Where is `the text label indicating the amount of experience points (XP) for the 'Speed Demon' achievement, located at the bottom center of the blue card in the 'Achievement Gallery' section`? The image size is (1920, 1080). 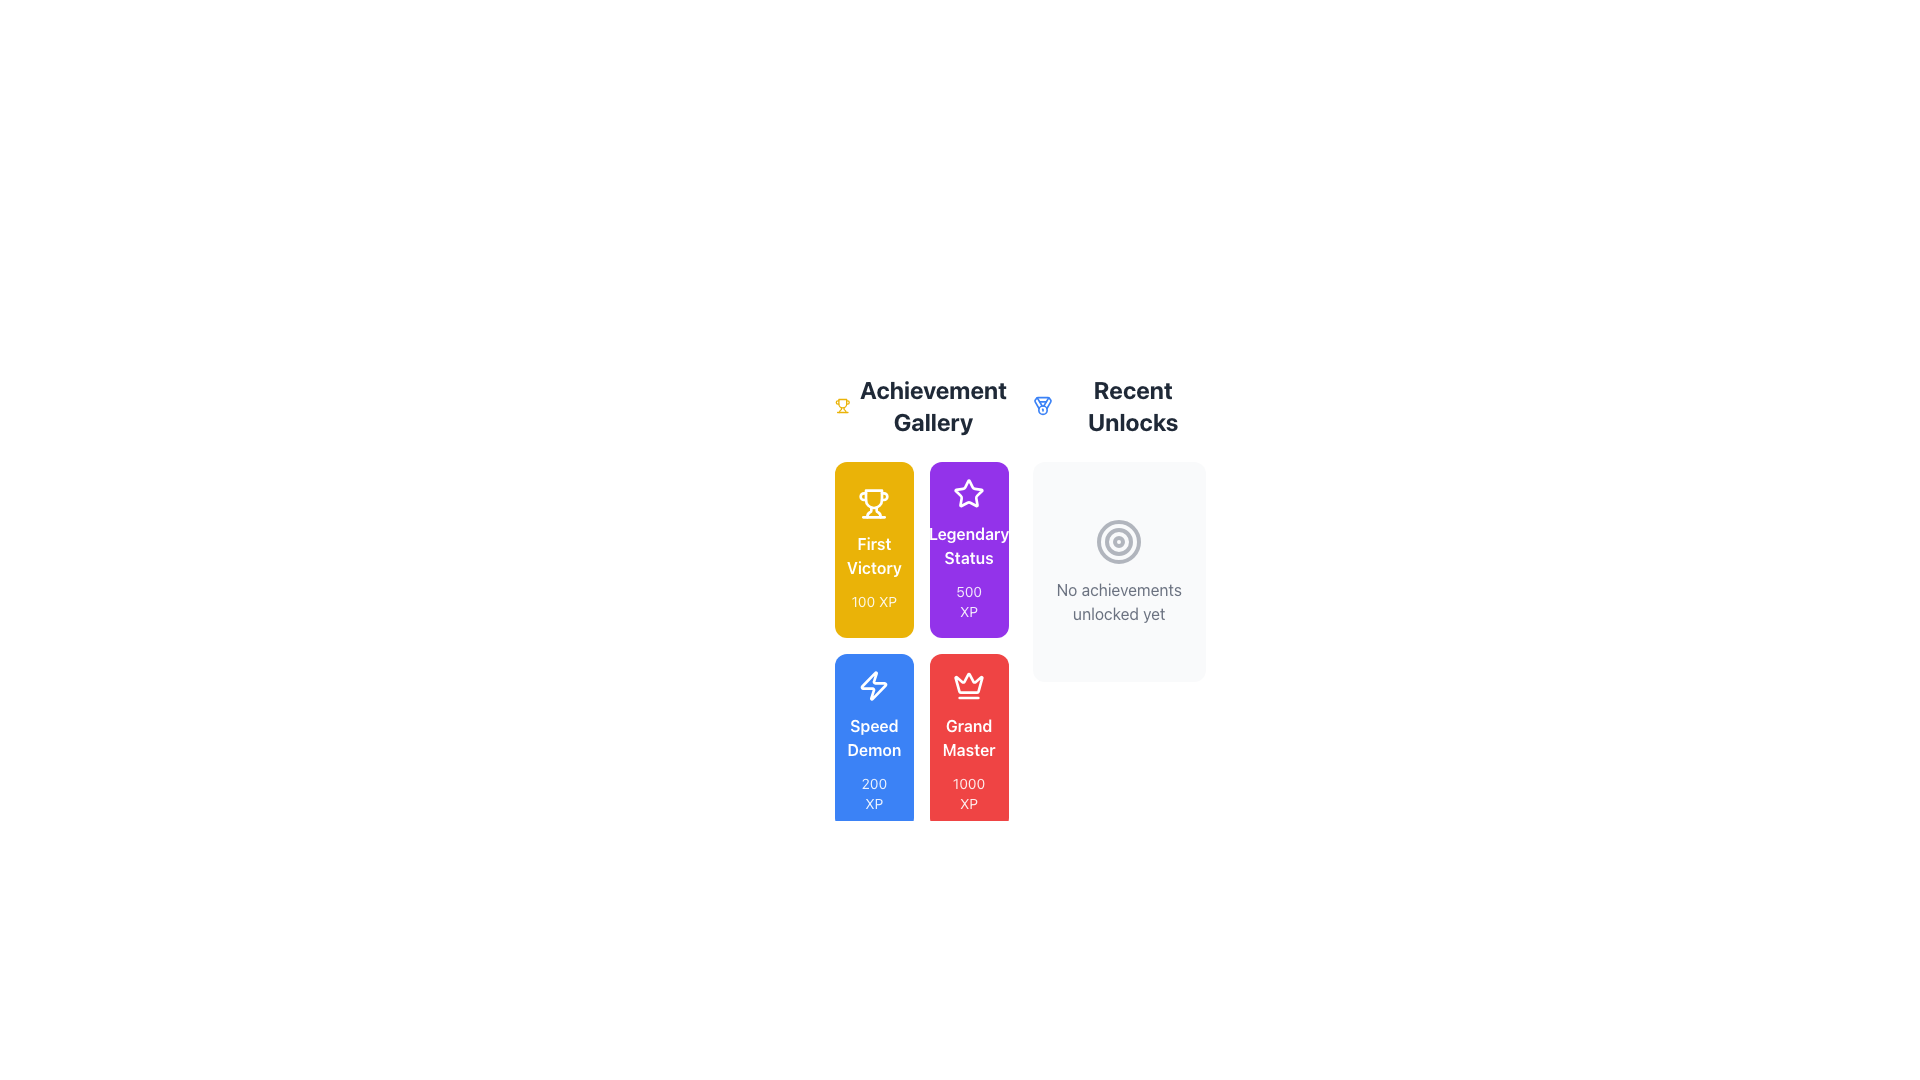
the text label indicating the amount of experience points (XP) for the 'Speed Demon' achievement, located at the bottom center of the blue card in the 'Achievement Gallery' section is located at coordinates (874, 793).